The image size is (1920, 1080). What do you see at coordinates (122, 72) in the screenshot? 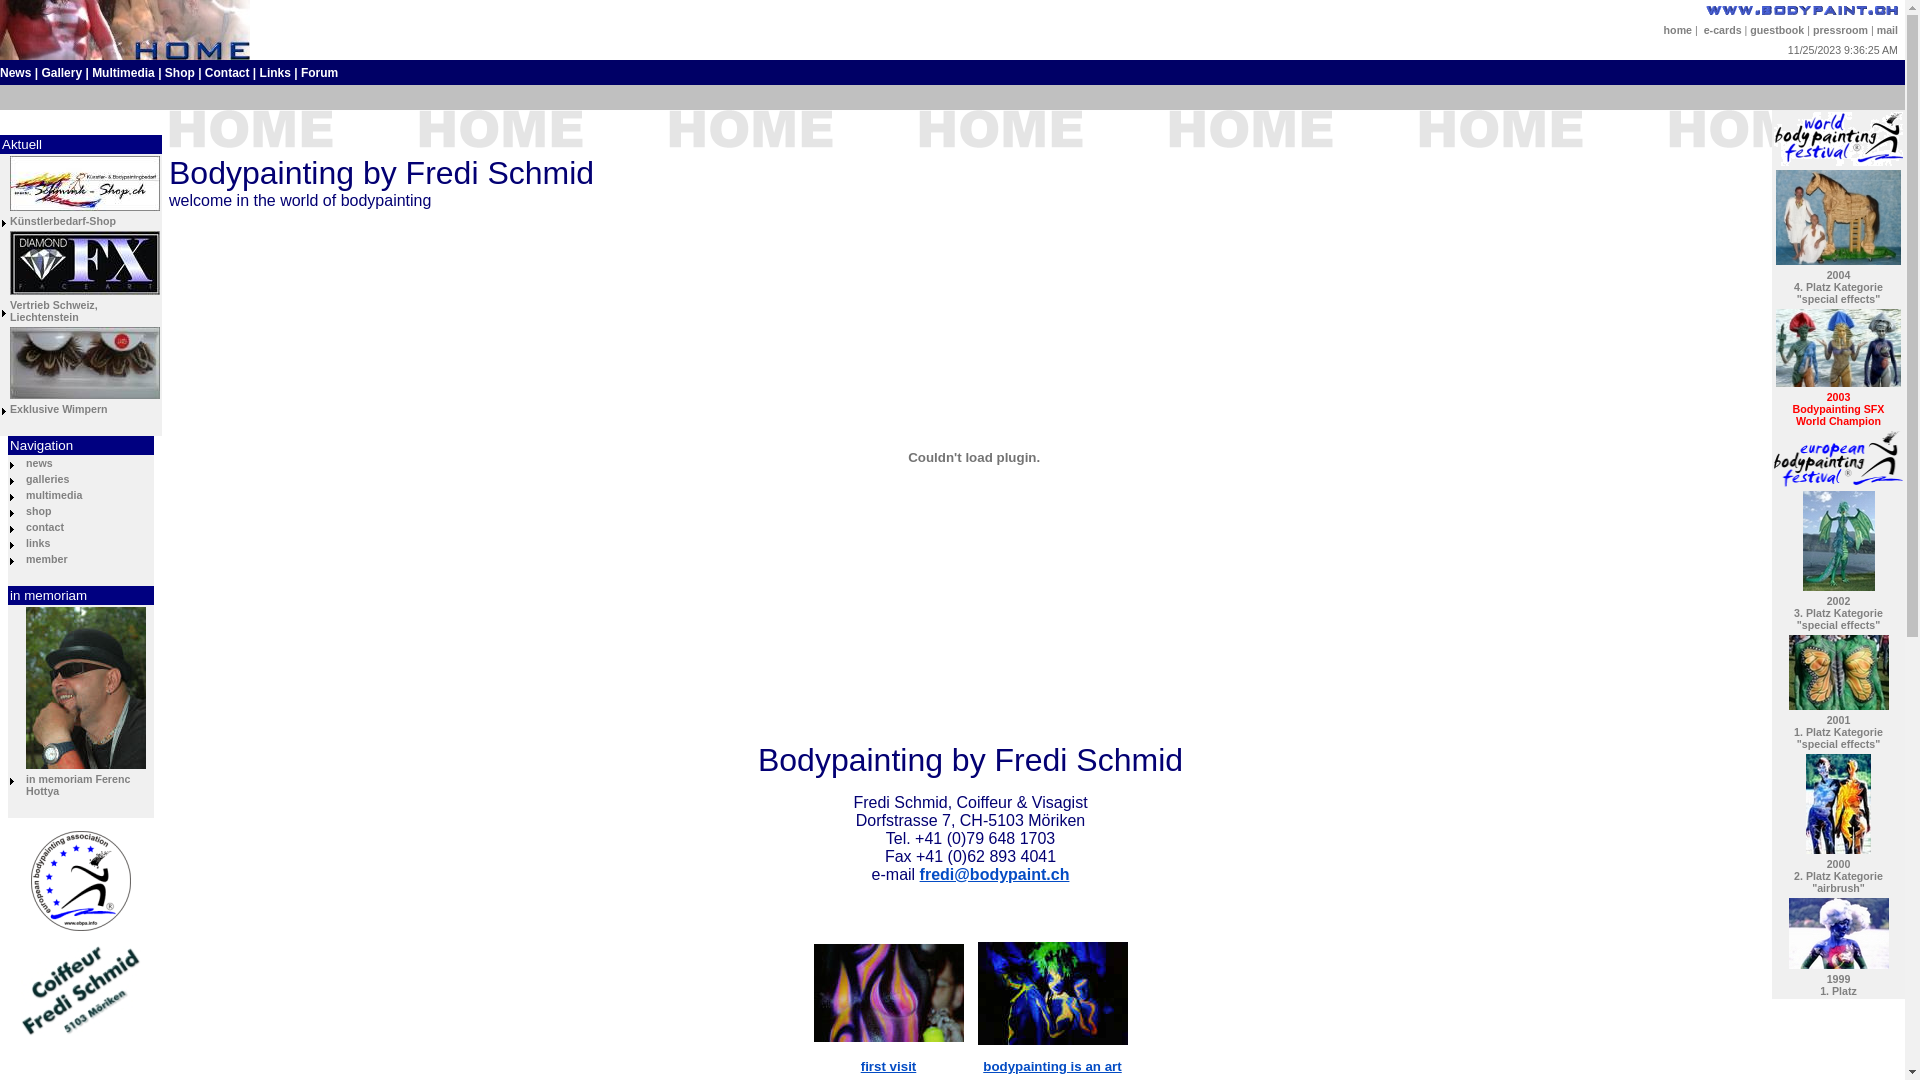
I see `'Multimedia'` at bounding box center [122, 72].